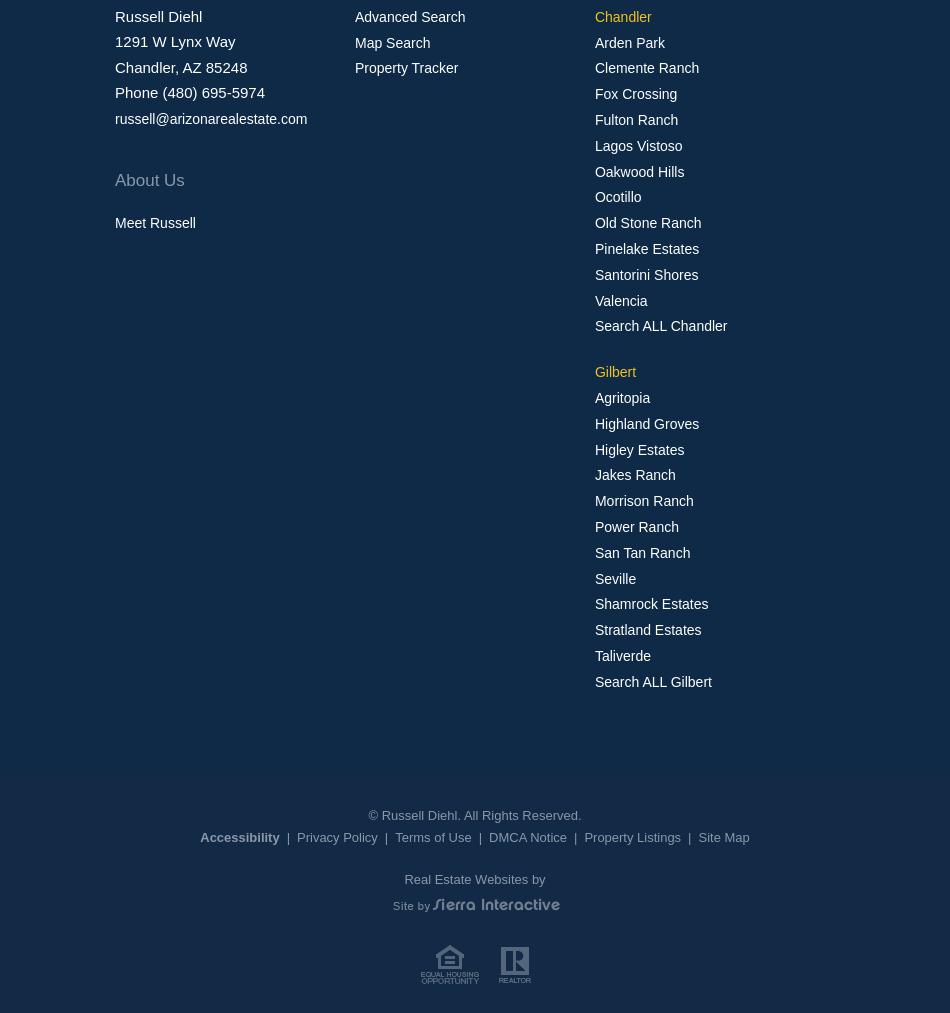 This screenshot has height=1013, width=950. What do you see at coordinates (189, 91) in the screenshot?
I see `'Phone (480) 695-5974'` at bounding box center [189, 91].